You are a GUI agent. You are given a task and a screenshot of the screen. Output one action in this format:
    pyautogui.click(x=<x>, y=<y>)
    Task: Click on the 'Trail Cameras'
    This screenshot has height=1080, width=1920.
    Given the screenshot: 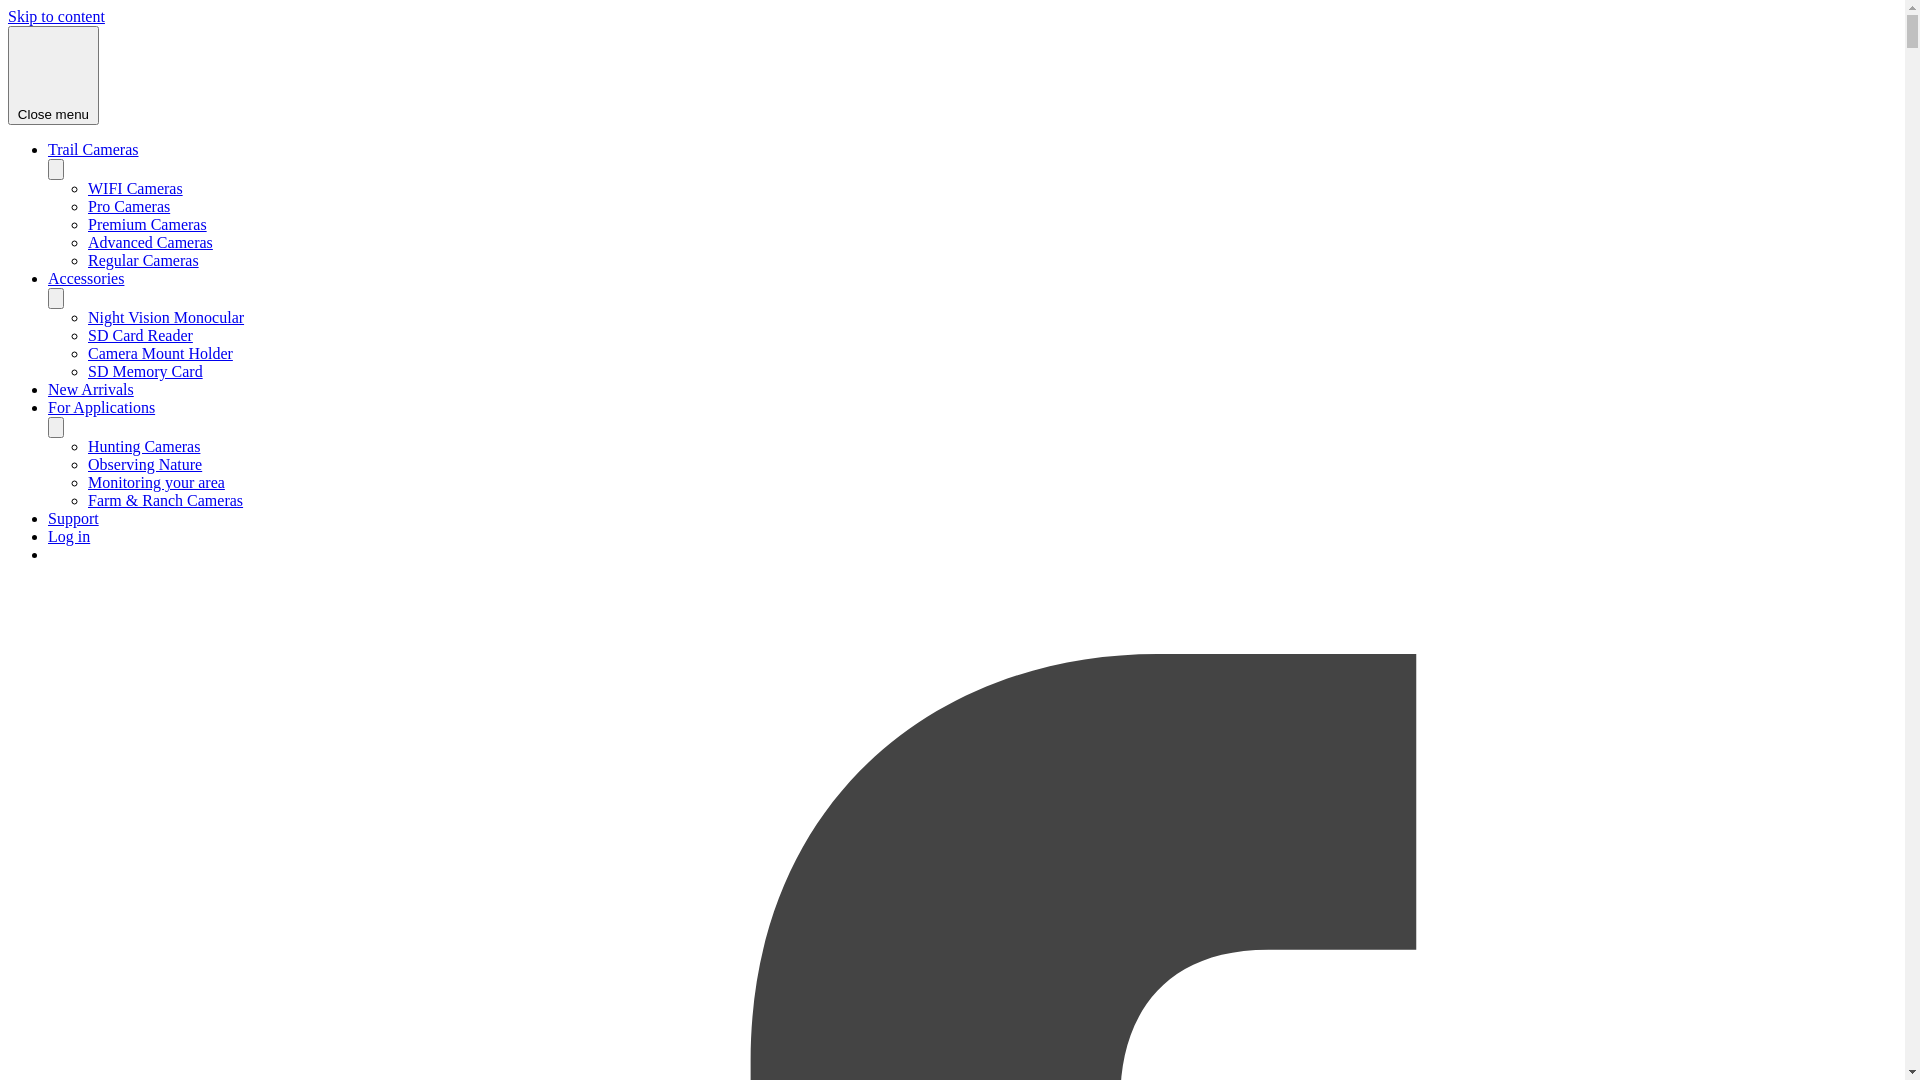 What is the action you would take?
    pyautogui.click(x=92, y=148)
    